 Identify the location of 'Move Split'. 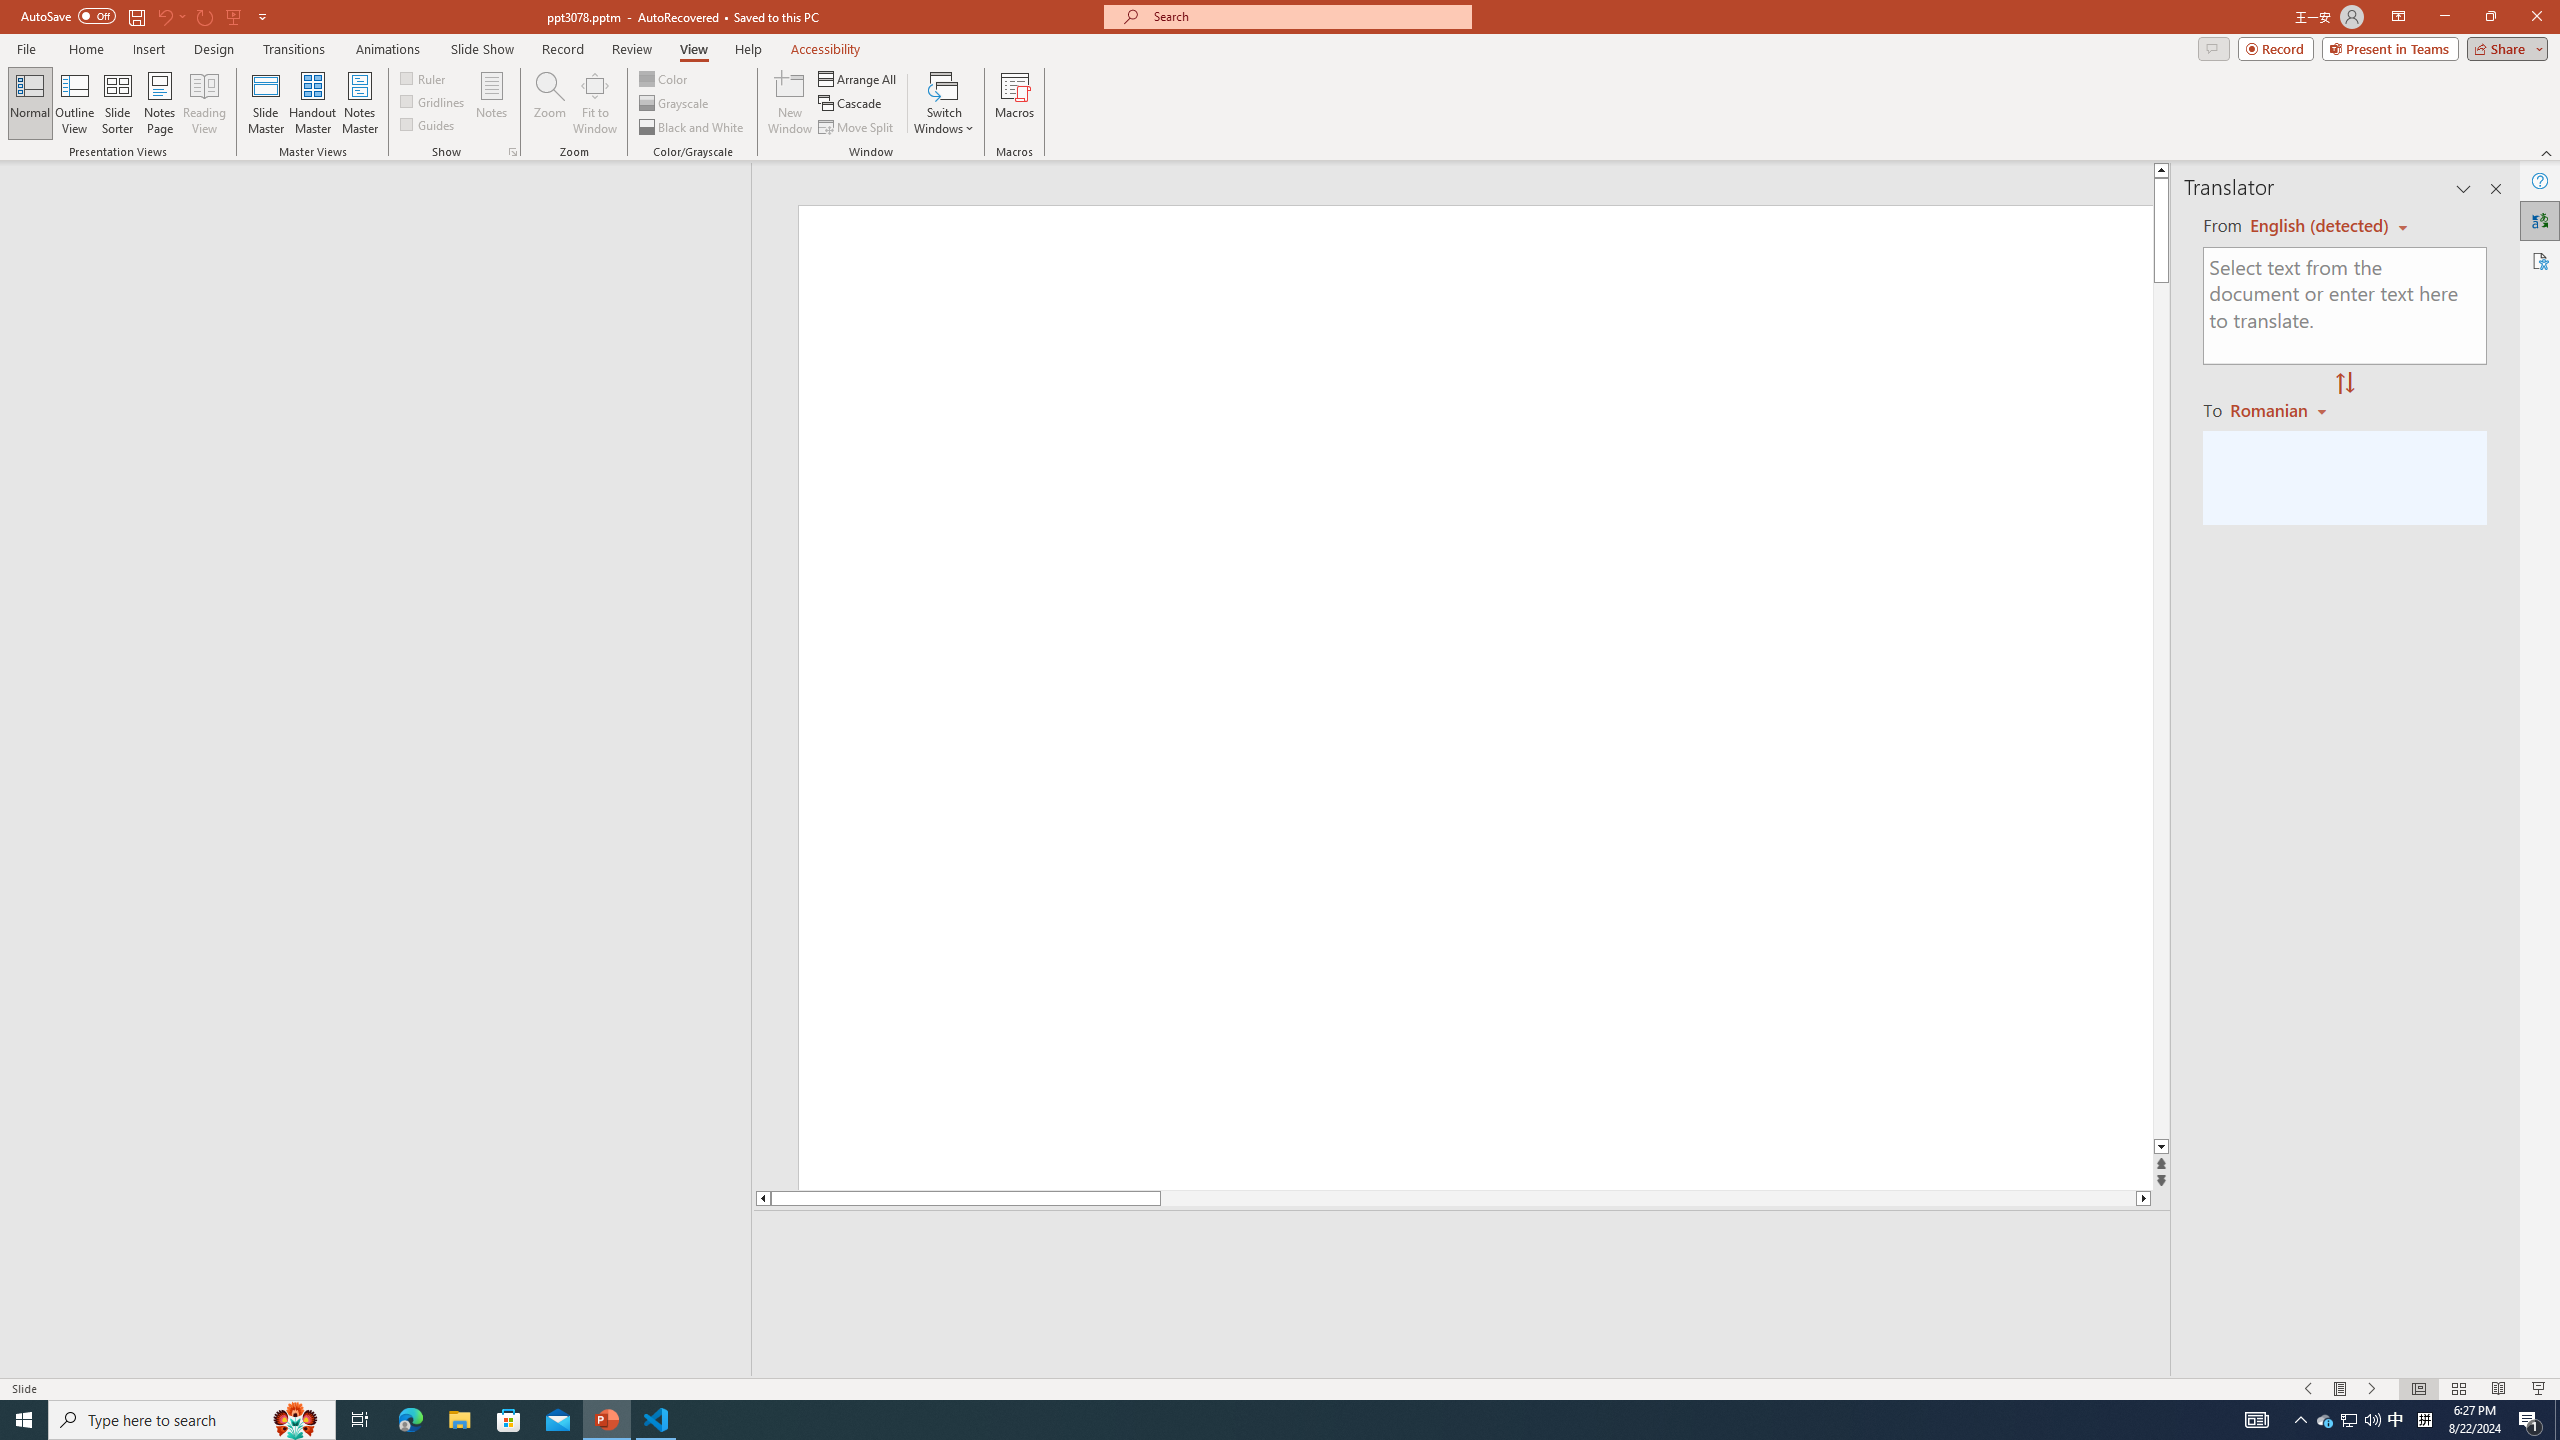
(856, 127).